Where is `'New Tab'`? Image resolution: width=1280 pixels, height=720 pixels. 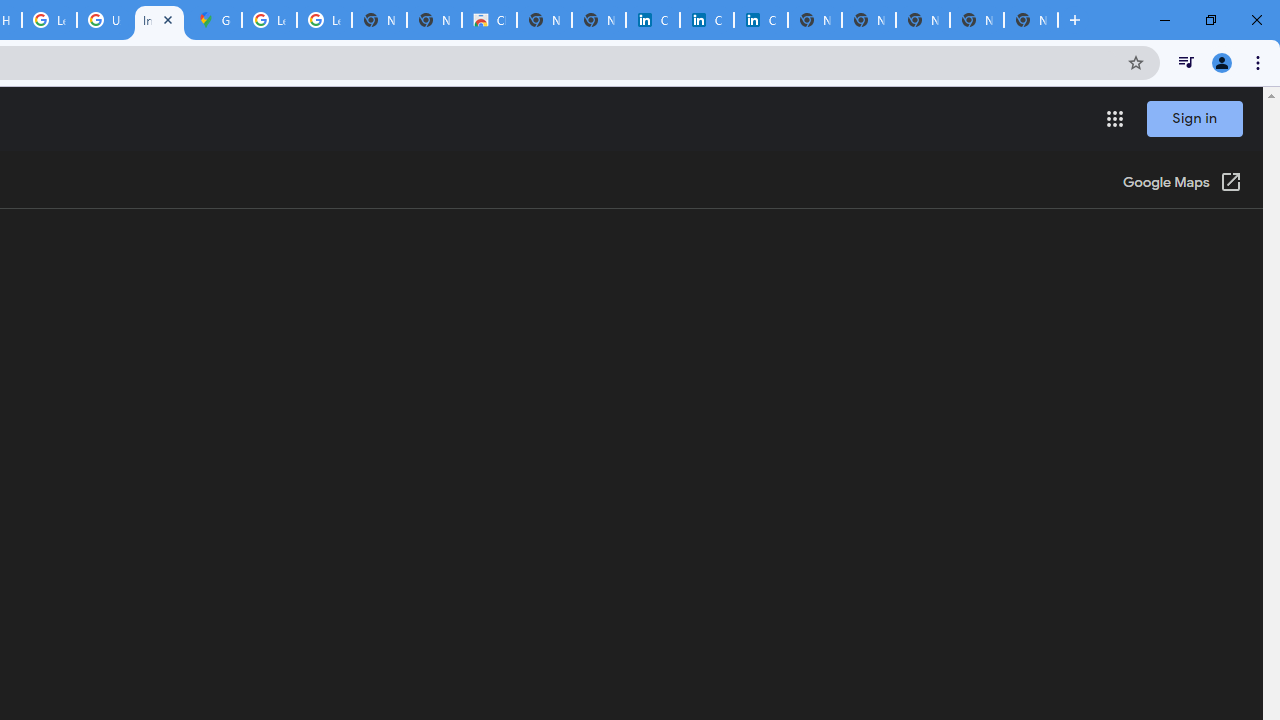
'New Tab' is located at coordinates (1031, 20).